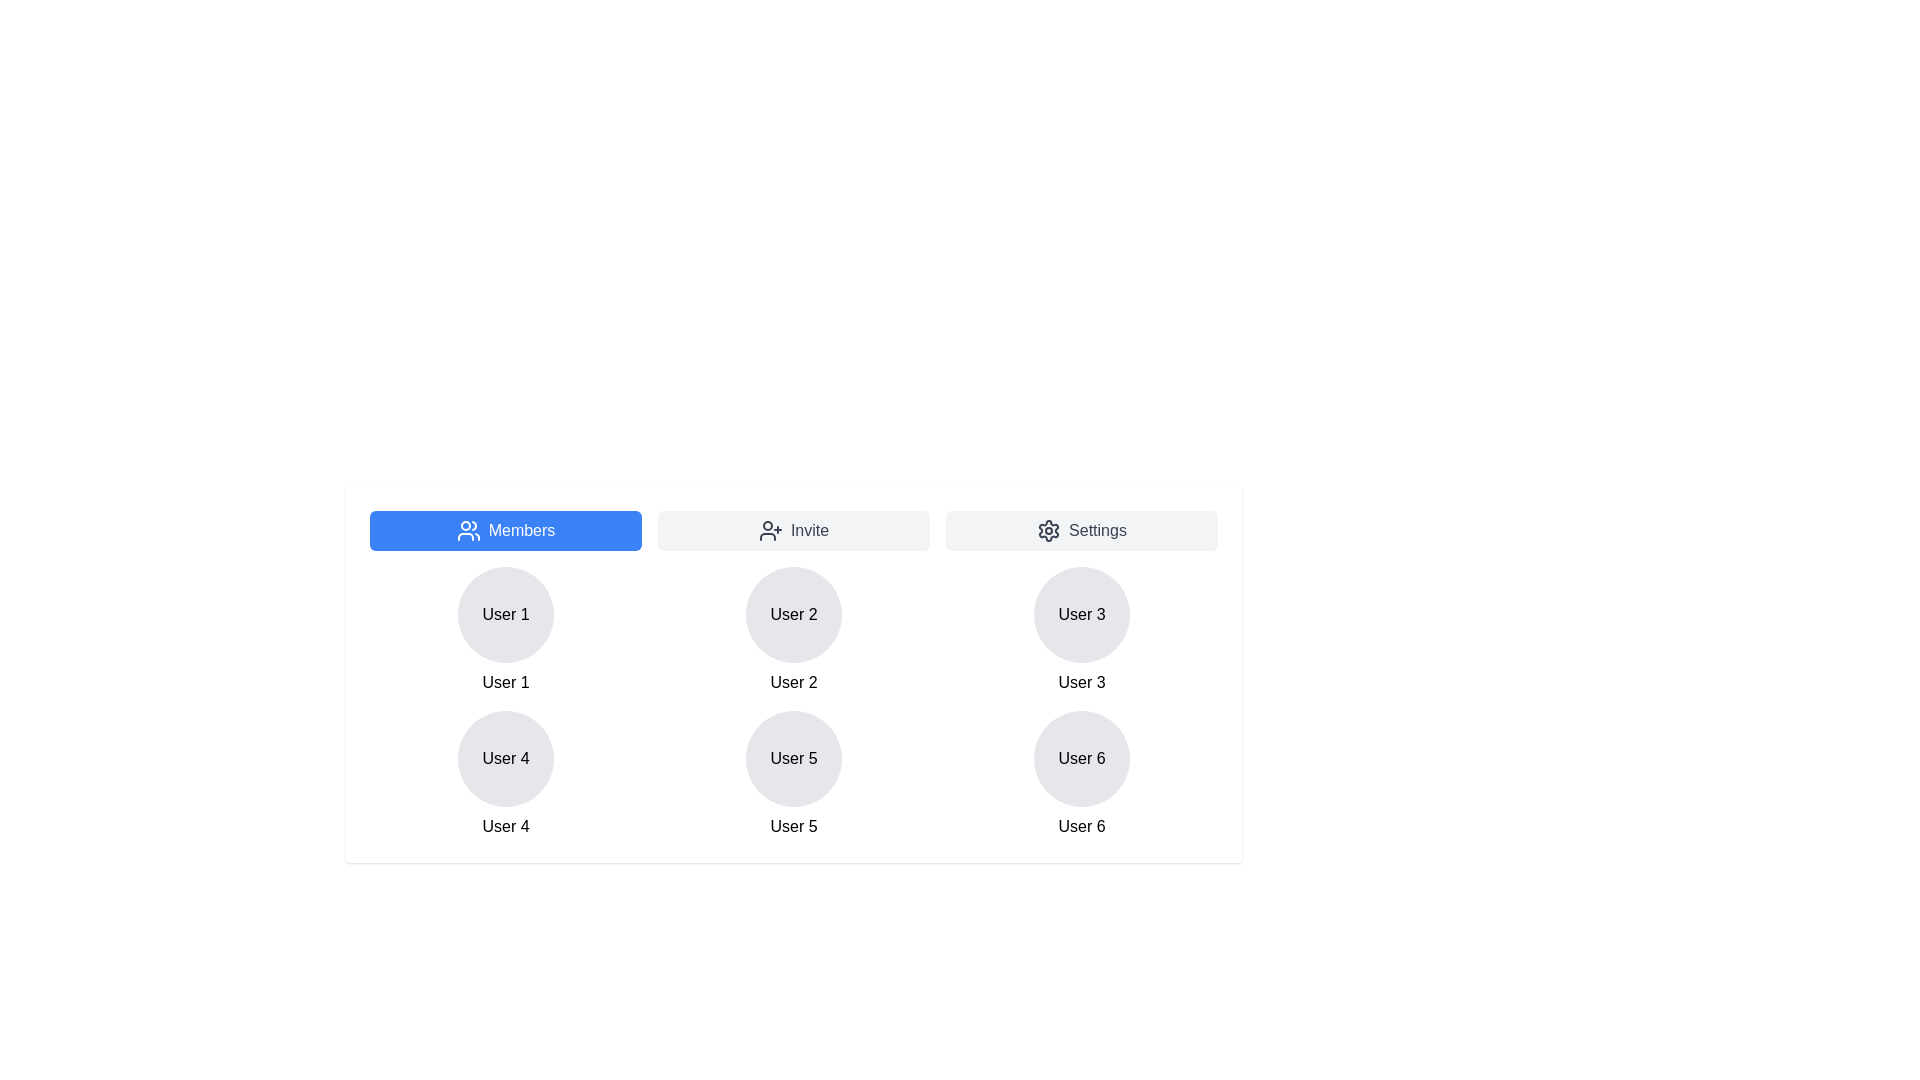 The height and width of the screenshot is (1080, 1920). What do you see at coordinates (1048, 530) in the screenshot?
I see `the settings icon located in the upper-right corner of the interface` at bounding box center [1048, 530].